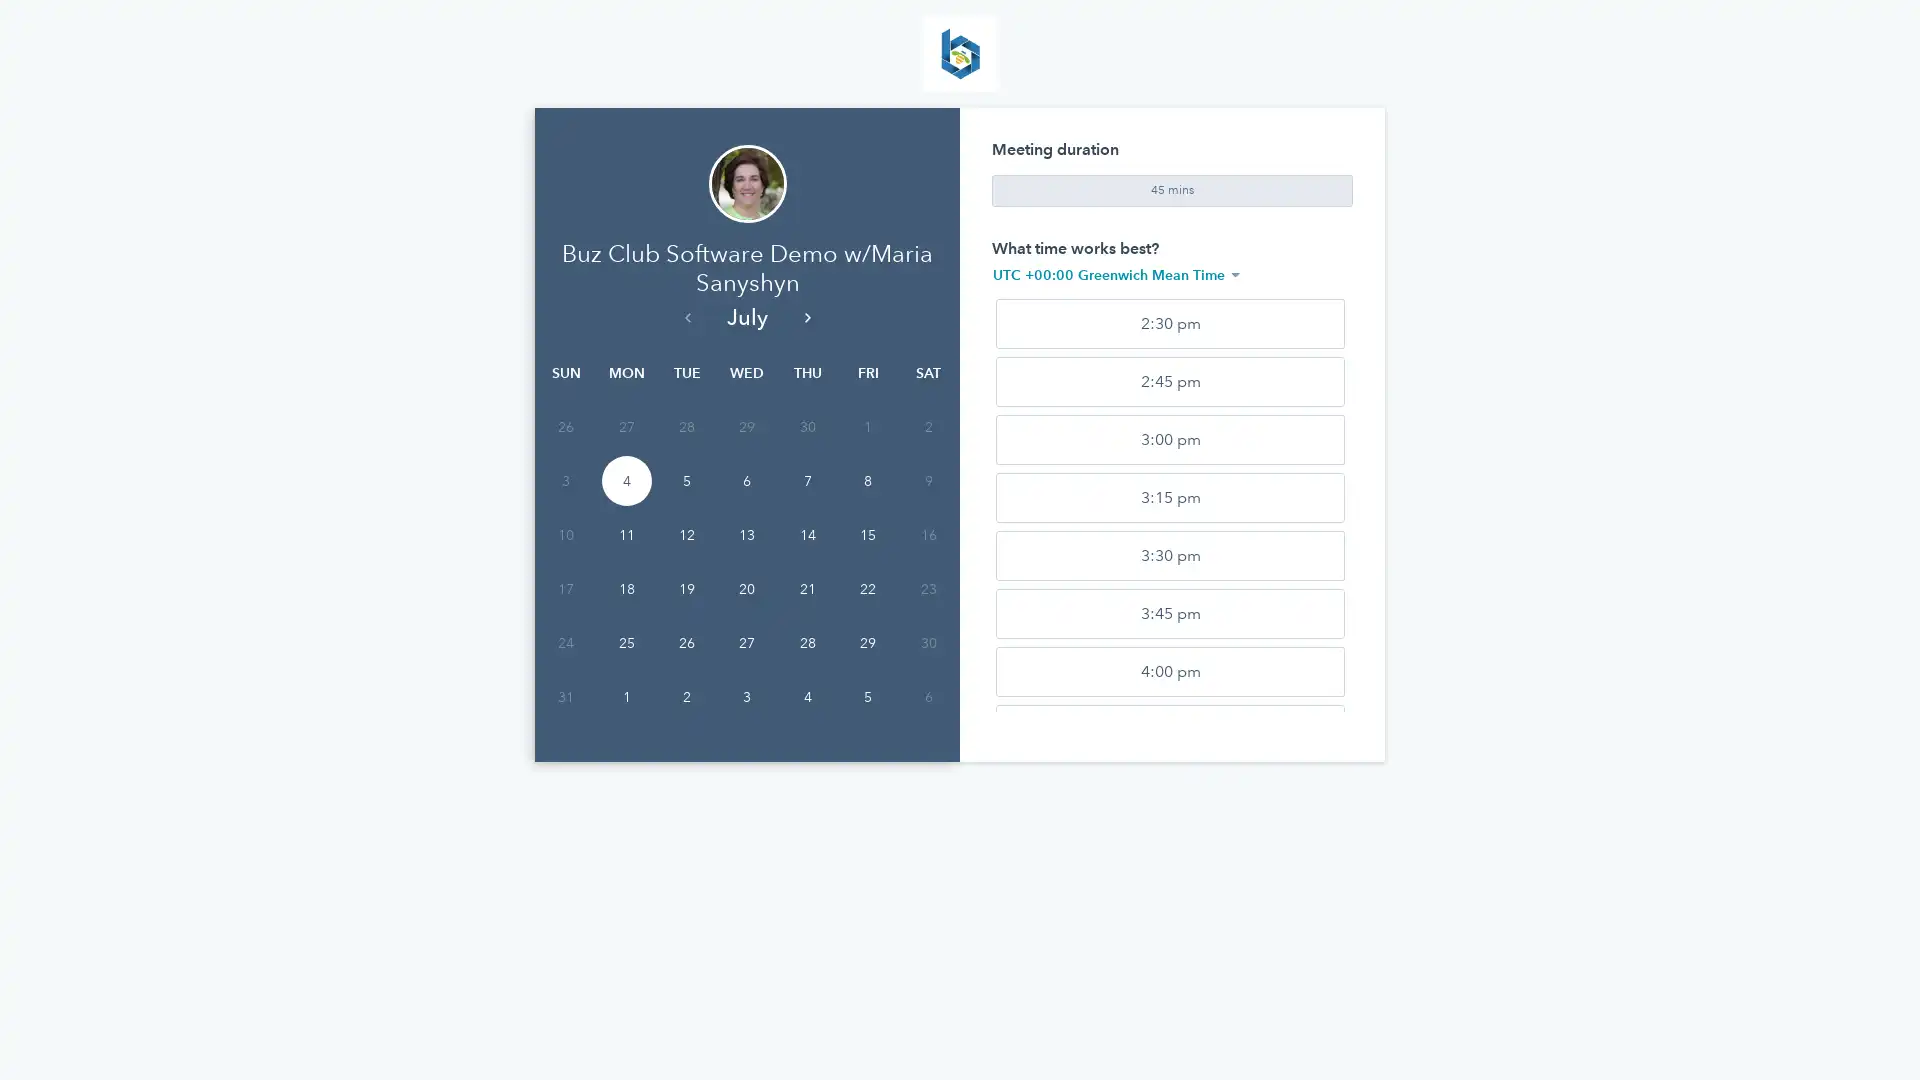 This screenshot has height=1080, width=1920. What do you see at coordinates (926, 643) in the screenshot?
I see `July 30th` at bounding box center [926, 643].